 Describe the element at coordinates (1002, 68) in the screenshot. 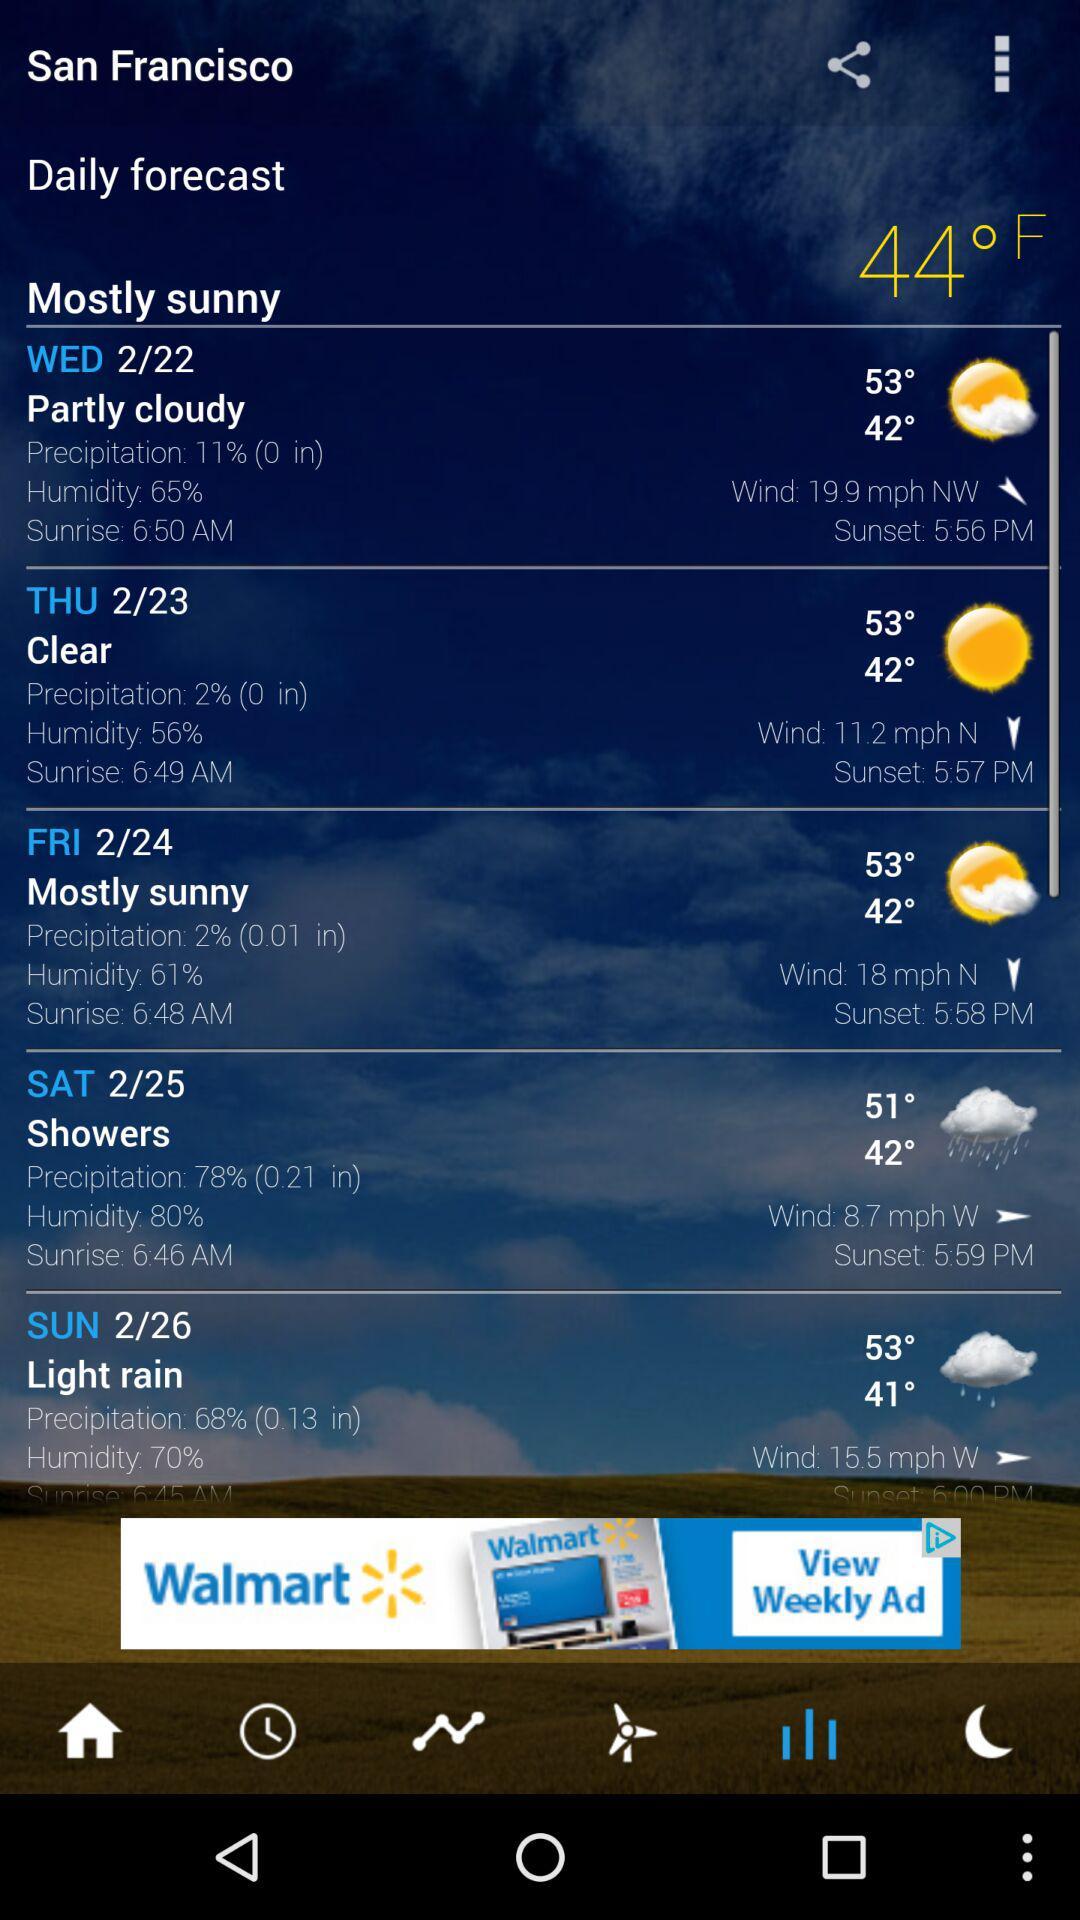

I see `the more icon` at that location.